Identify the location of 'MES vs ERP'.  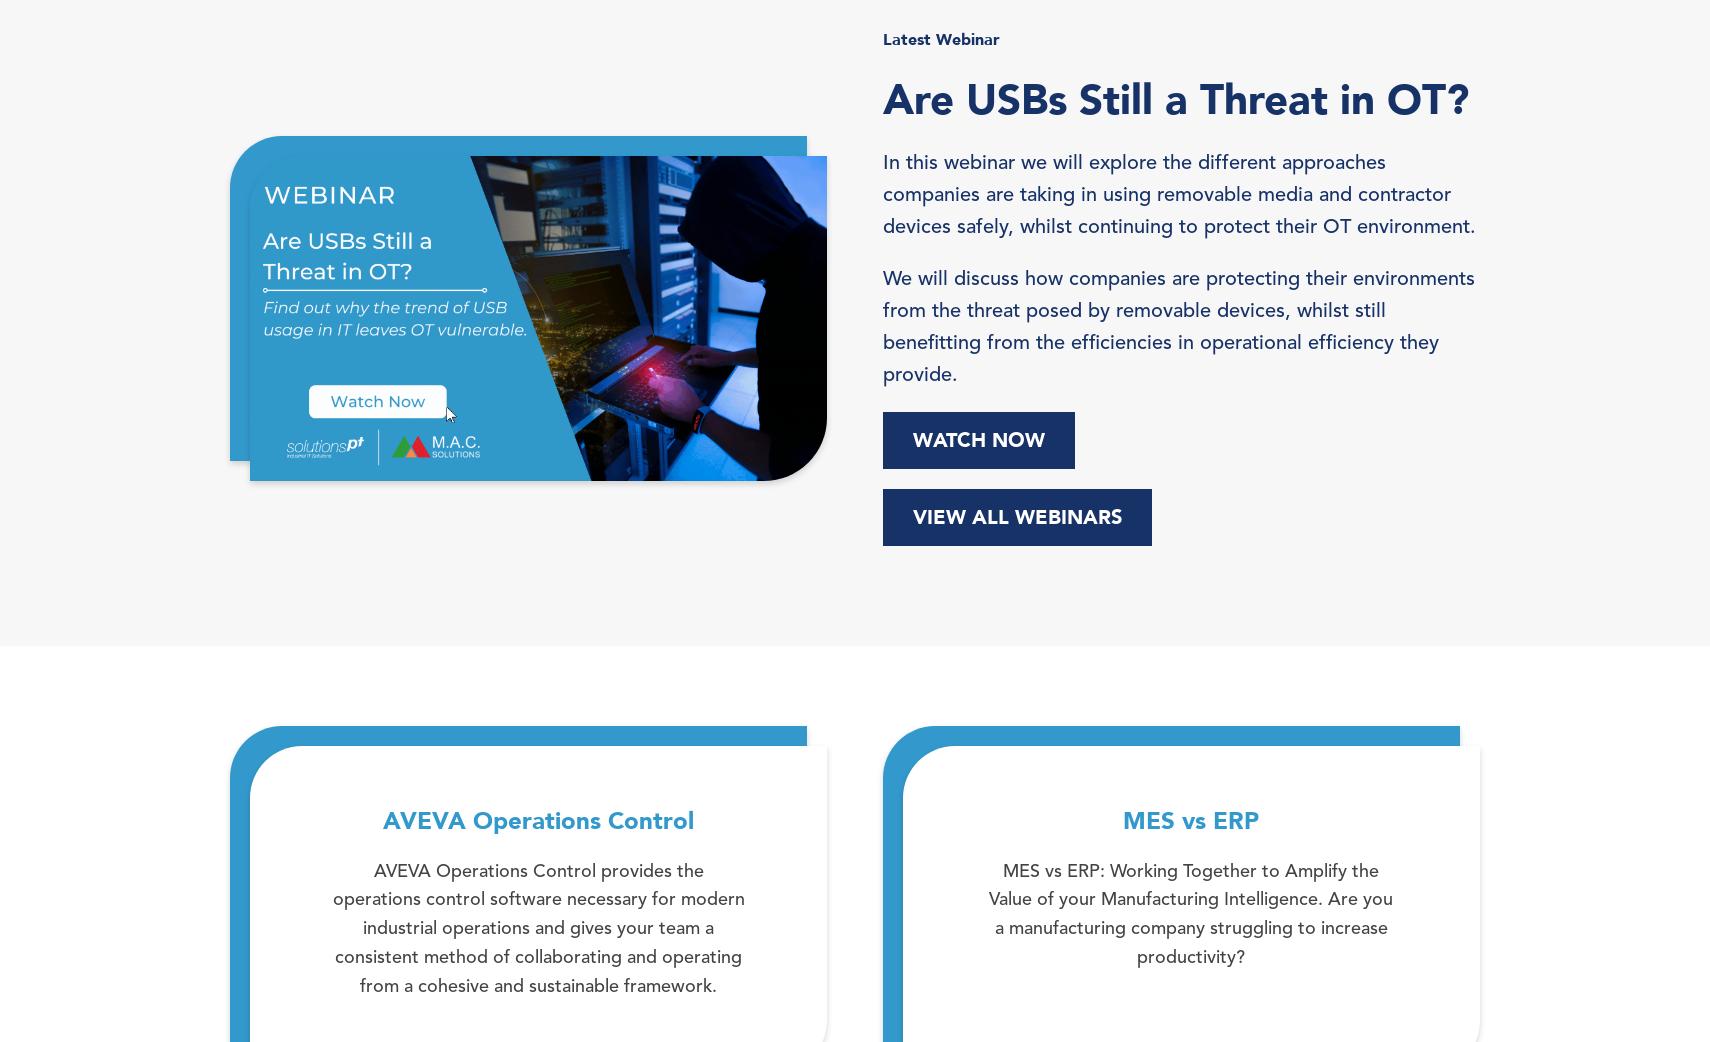
(1121, 821).